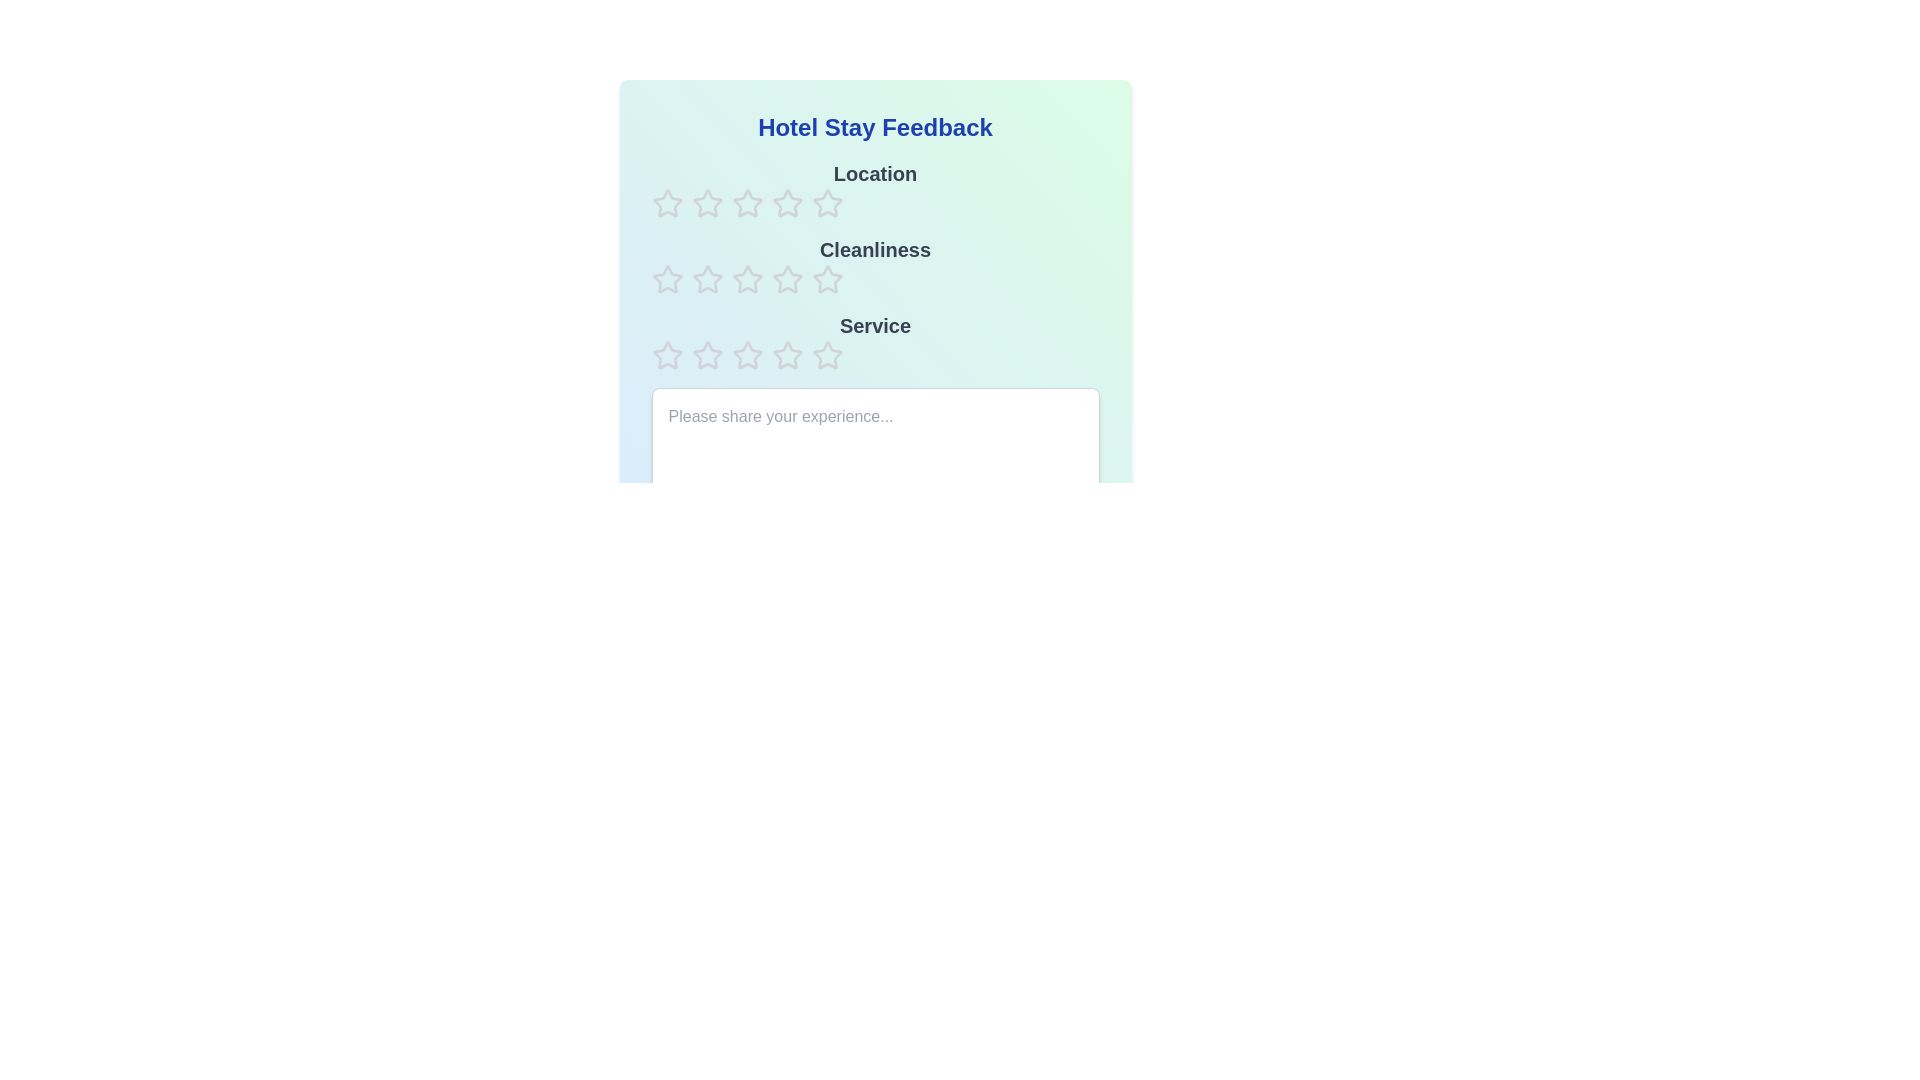 The width and height of the screenshot is (1920, 1080). I want to click on the fourth star in the 'Service' section of the feedback form, which represents a rating option in a 5-star rating system, so click(746, 354).